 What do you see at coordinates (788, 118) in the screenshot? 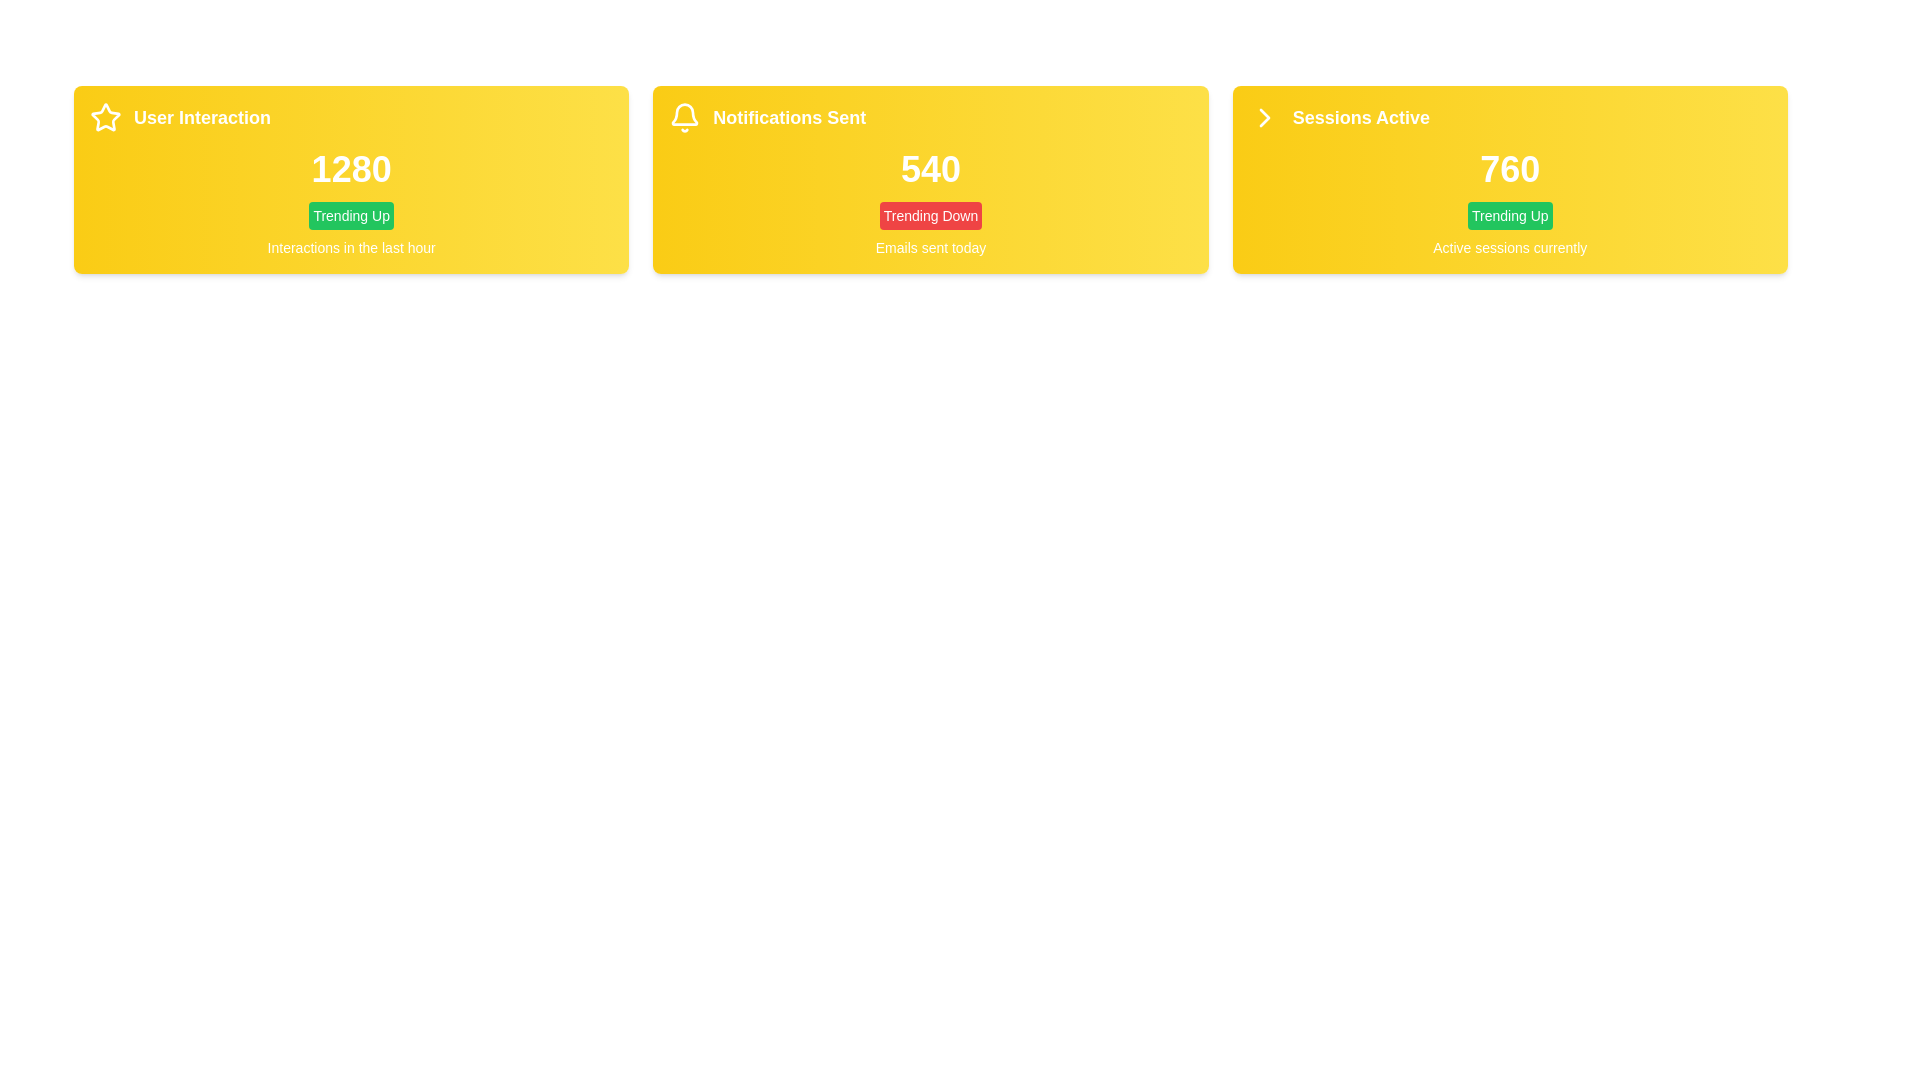
I see `the text label displaying 'Notifications Sent' which is prominently styled in white on a yellow background, located in the center of the layout above the numeral (540)` at bounding box center [788, 118].